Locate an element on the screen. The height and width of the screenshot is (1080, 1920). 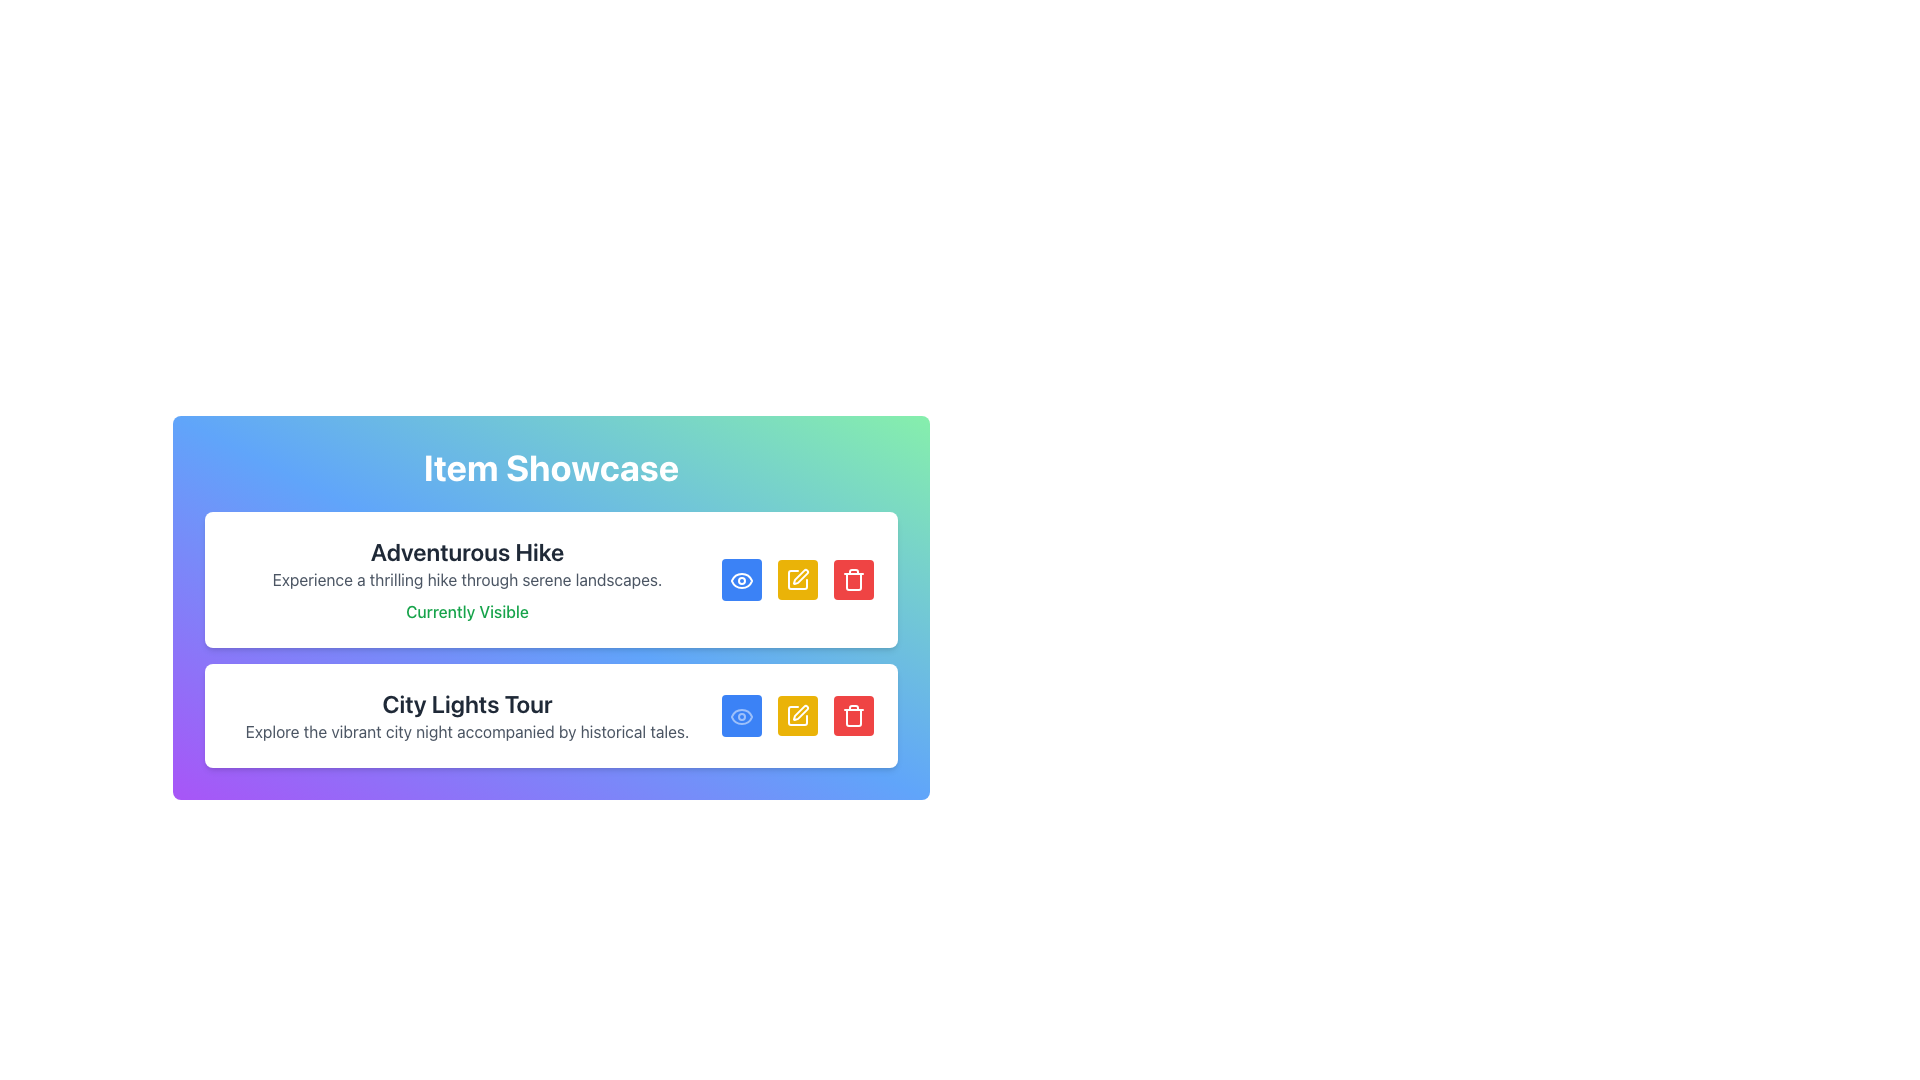
the red trash can icon is located at coordinates (854, 715).